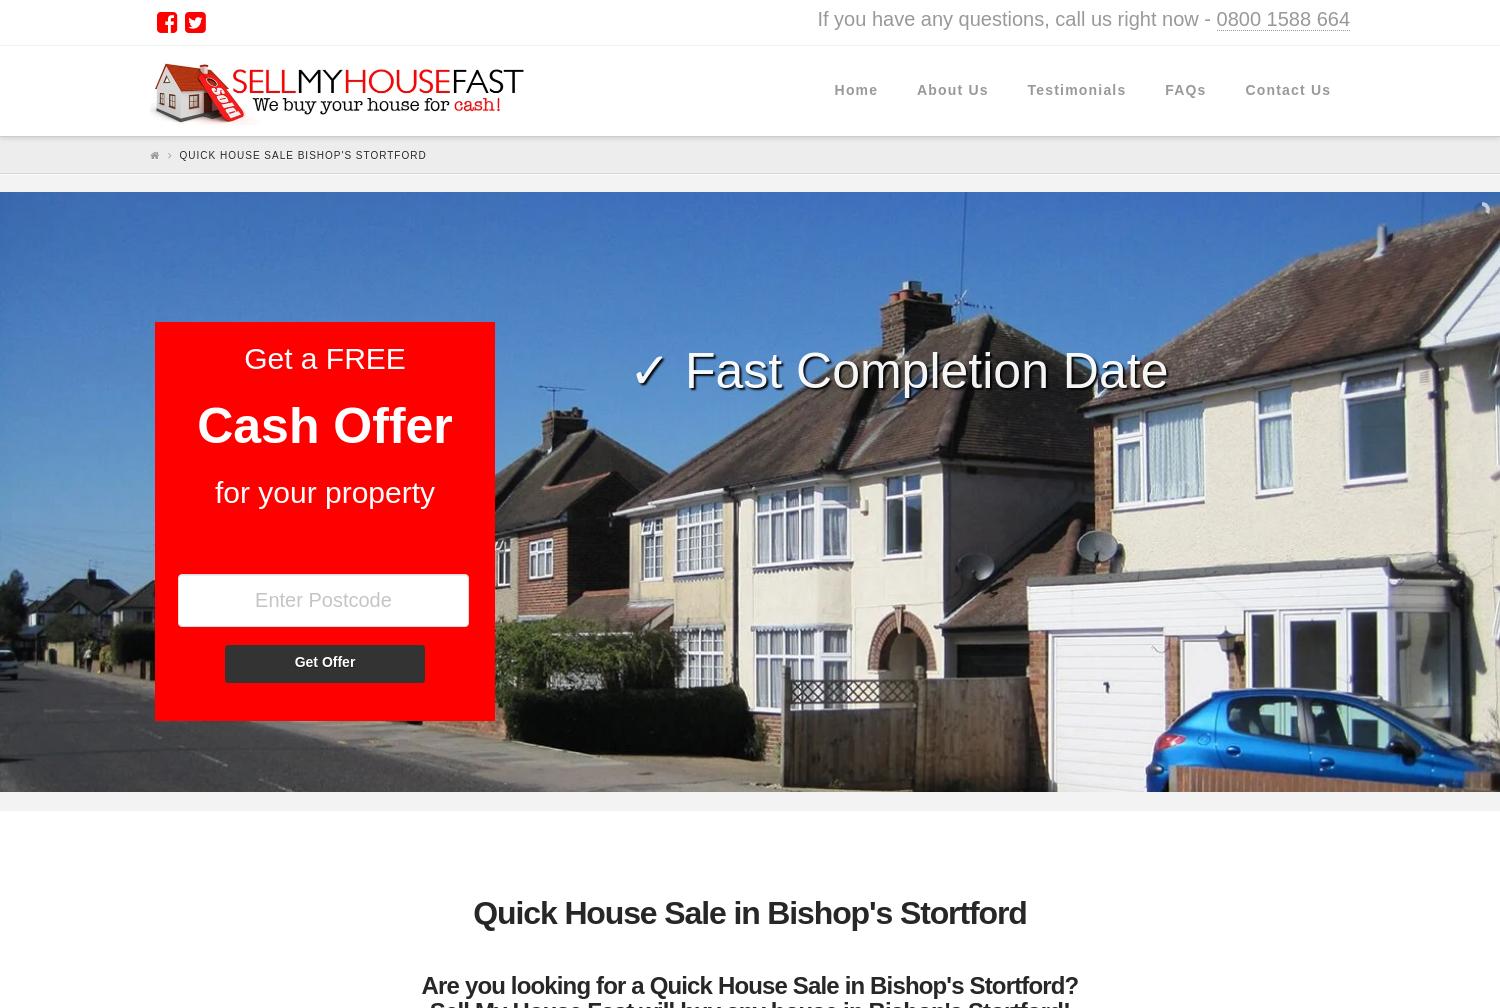  What do you see at coordinates (625, 446) in the screenshot?
I see `'✓ Guaranteed Cash Offer'` at bounding box center [625, 446].